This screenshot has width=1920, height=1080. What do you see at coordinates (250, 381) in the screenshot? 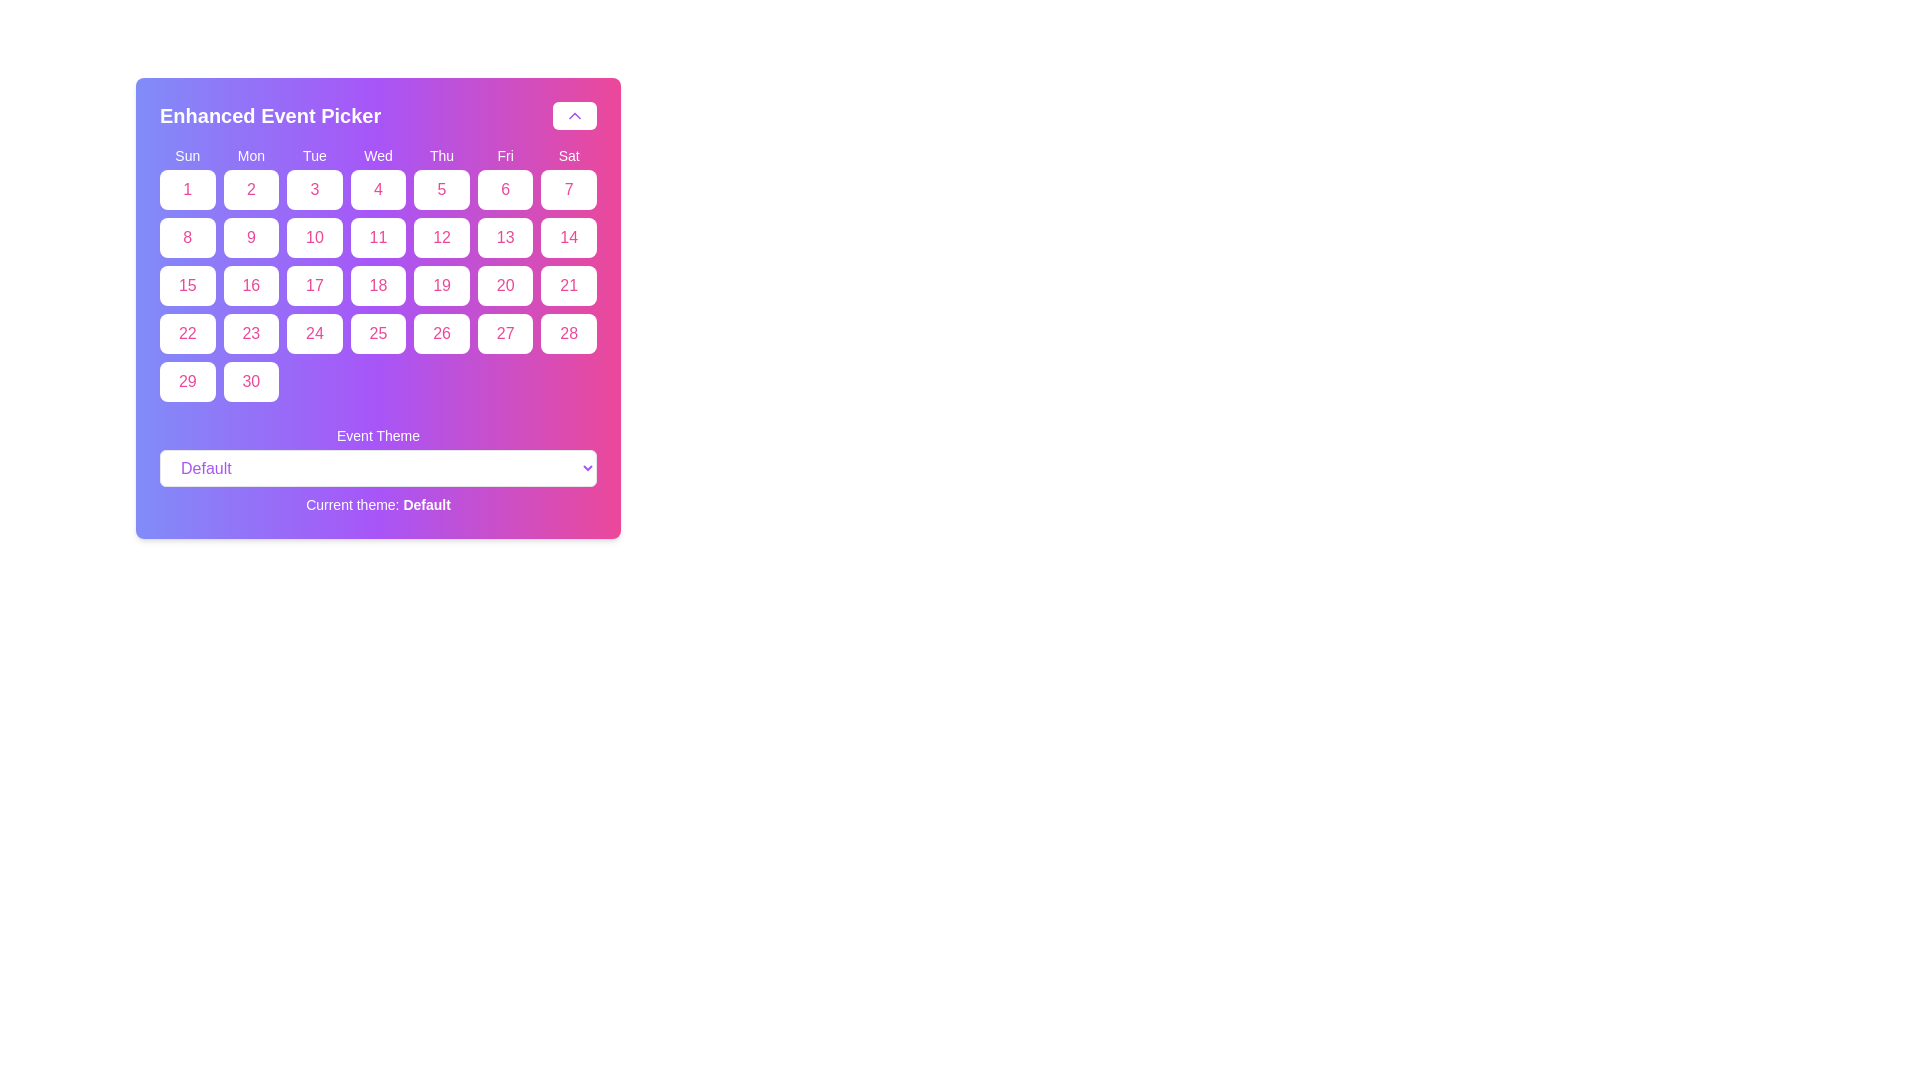
I see `the date cell representing '30' in the calendar interface` at bounding box center [250, 381].